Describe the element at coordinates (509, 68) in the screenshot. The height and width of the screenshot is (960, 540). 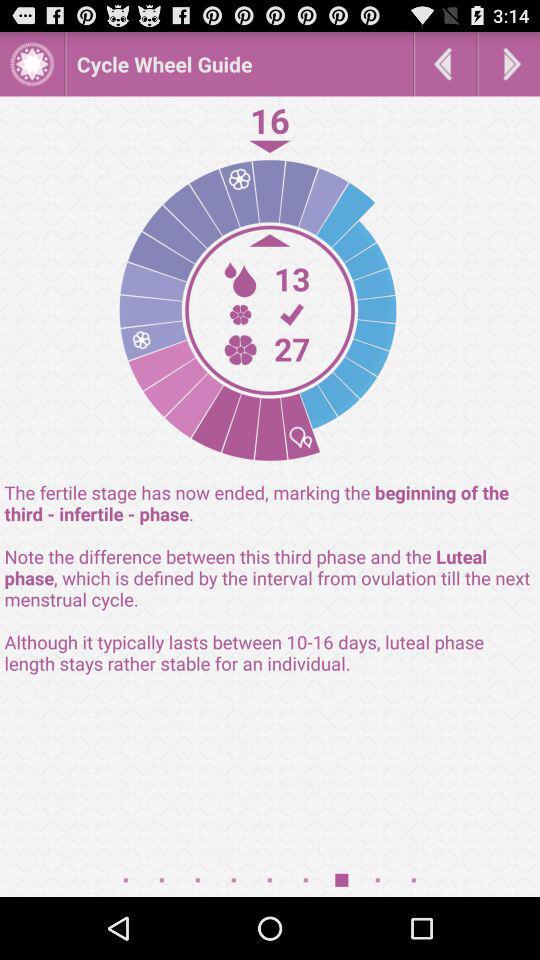
I see `the arrow_forward icon` at that location.